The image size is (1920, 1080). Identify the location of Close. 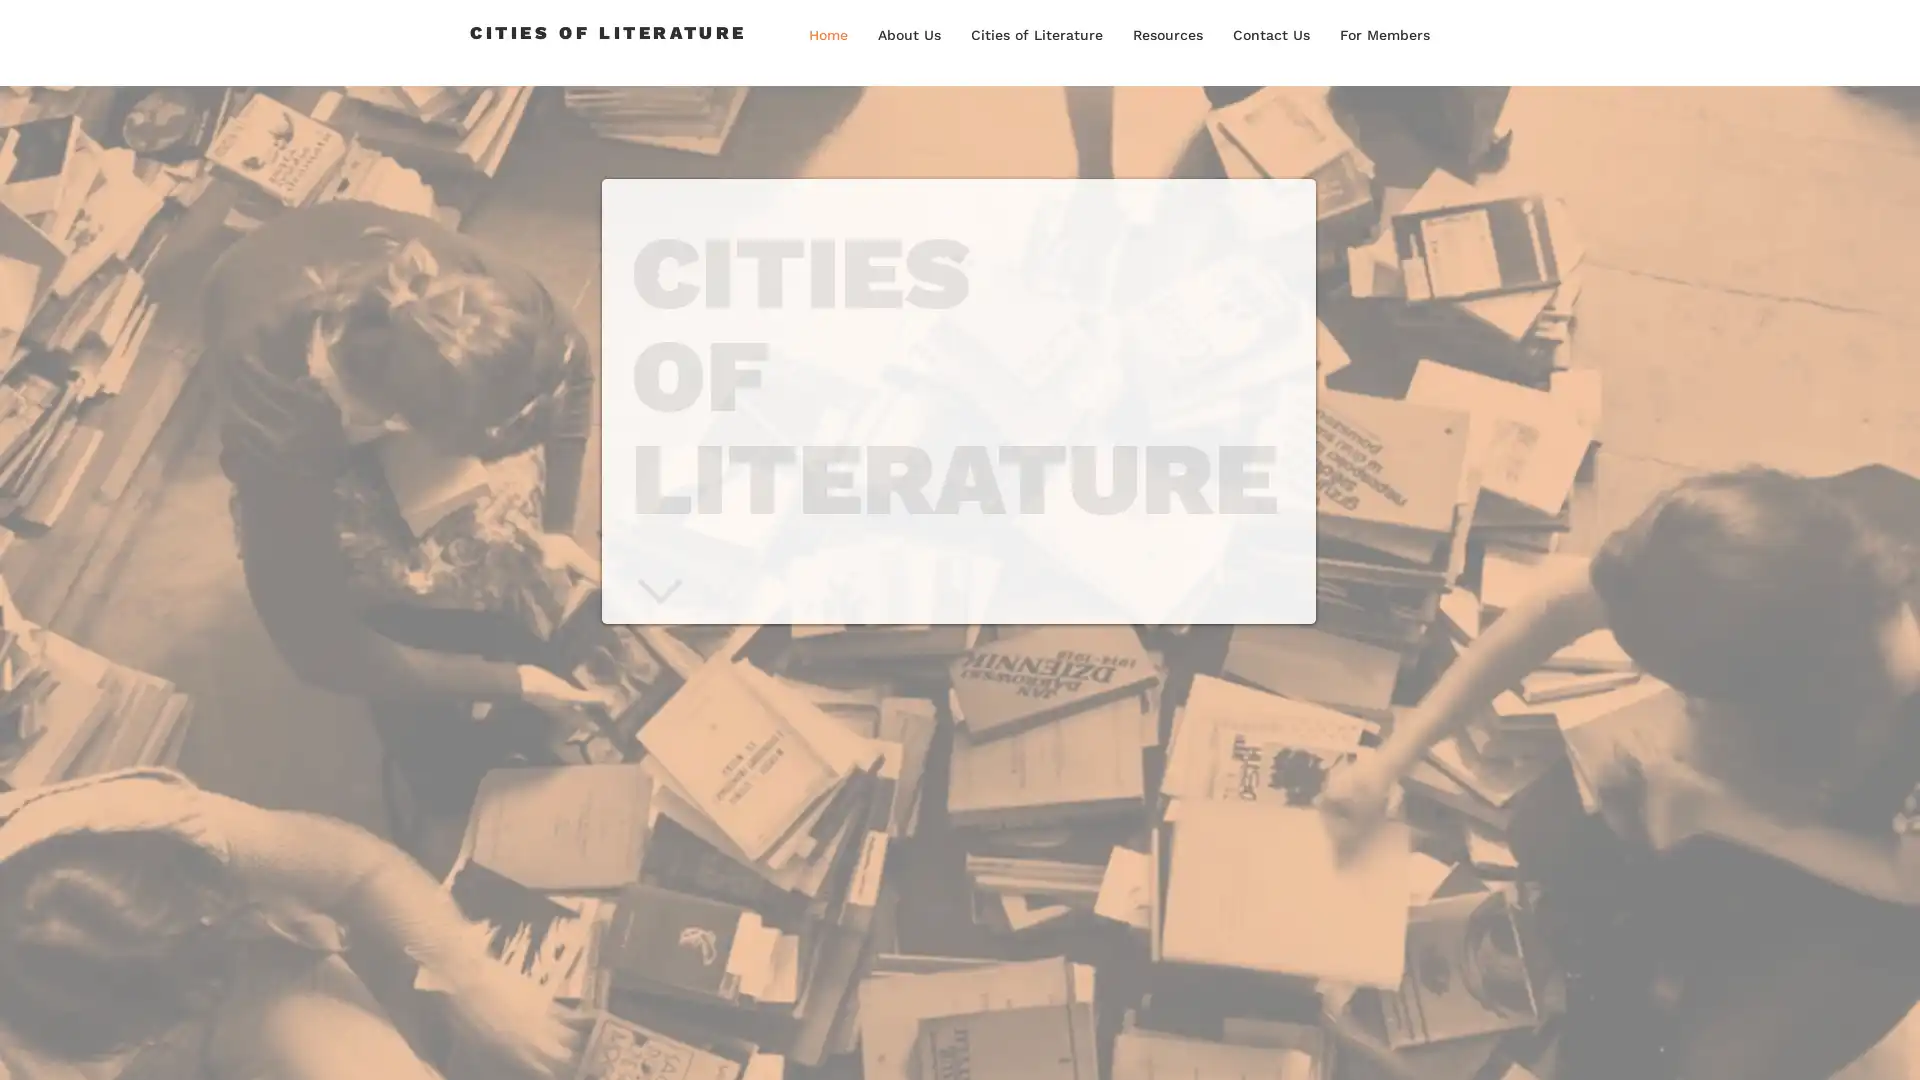
(1895, 1044).